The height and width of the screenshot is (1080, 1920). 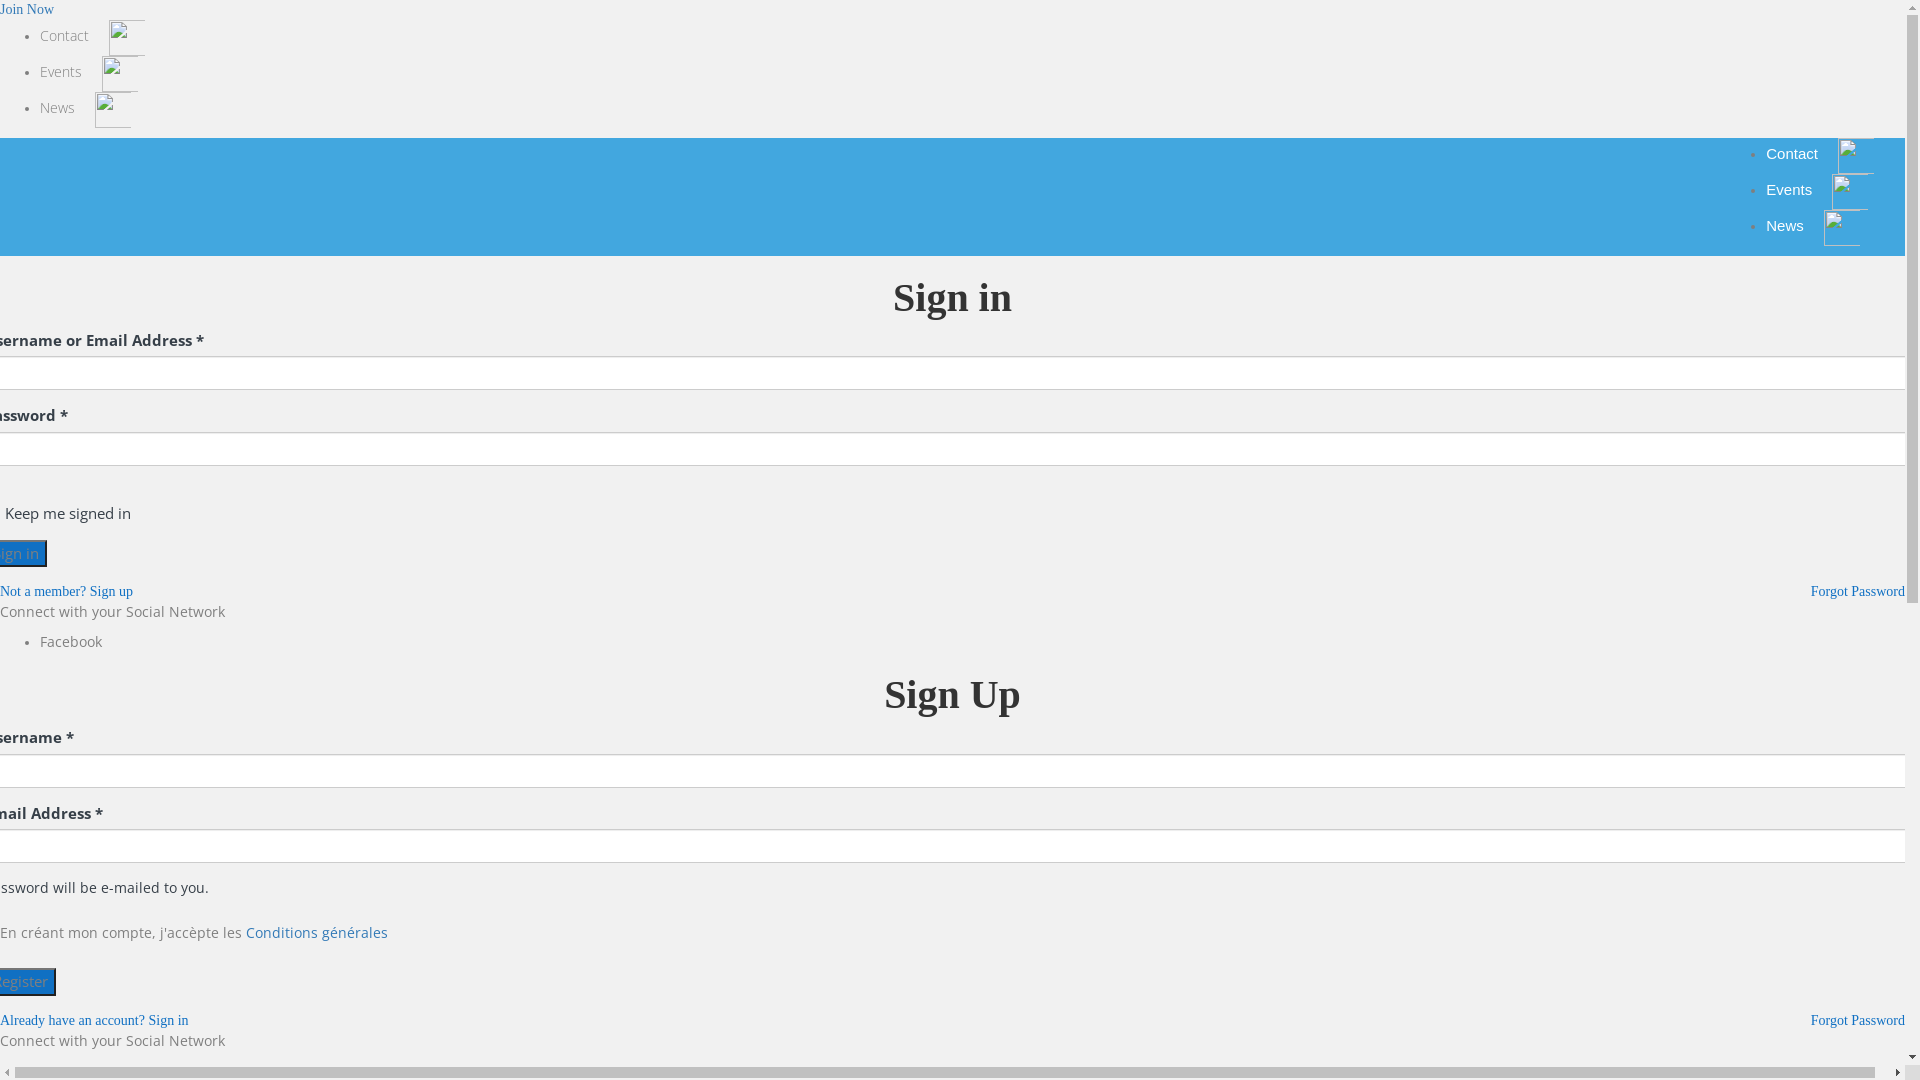 I want to click on 'News', so click(x=1813, y=225).